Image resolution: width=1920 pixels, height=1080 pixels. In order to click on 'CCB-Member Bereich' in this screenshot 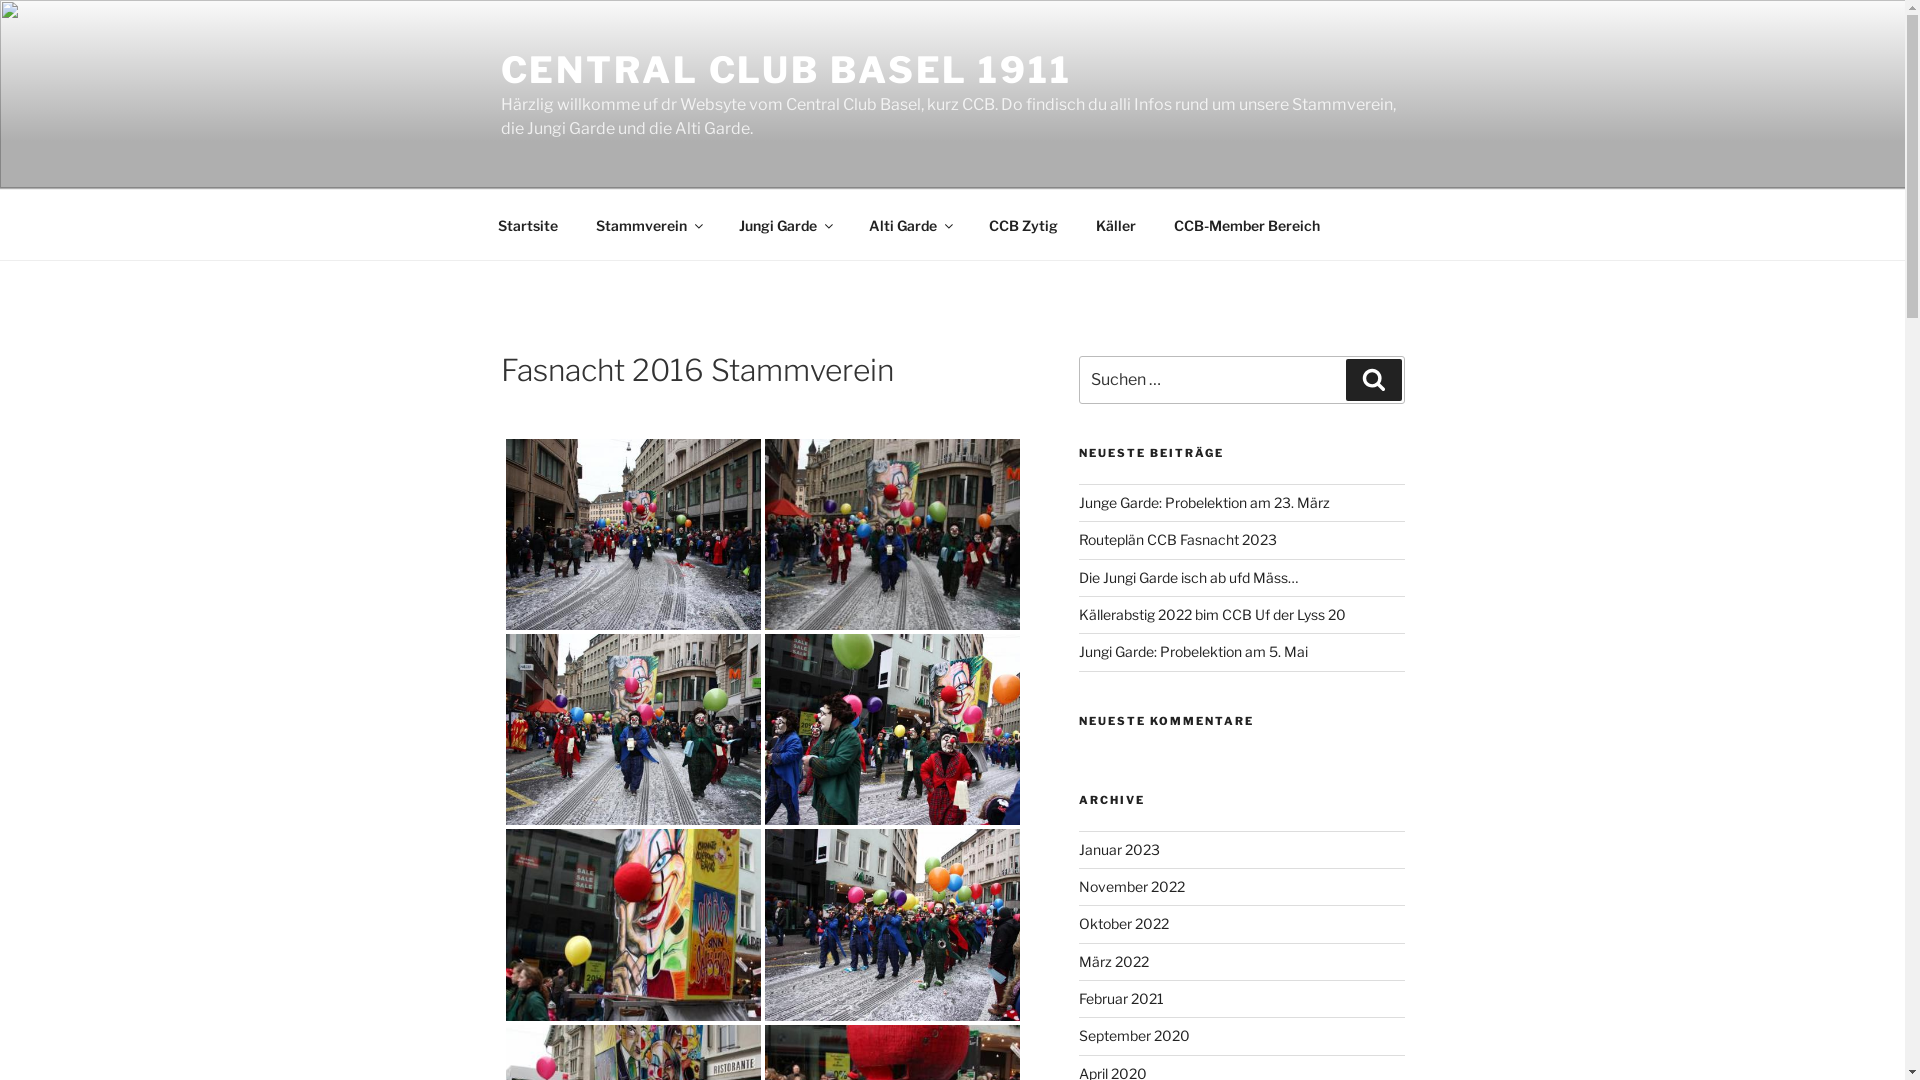, I will do `click(1245, 224)`.